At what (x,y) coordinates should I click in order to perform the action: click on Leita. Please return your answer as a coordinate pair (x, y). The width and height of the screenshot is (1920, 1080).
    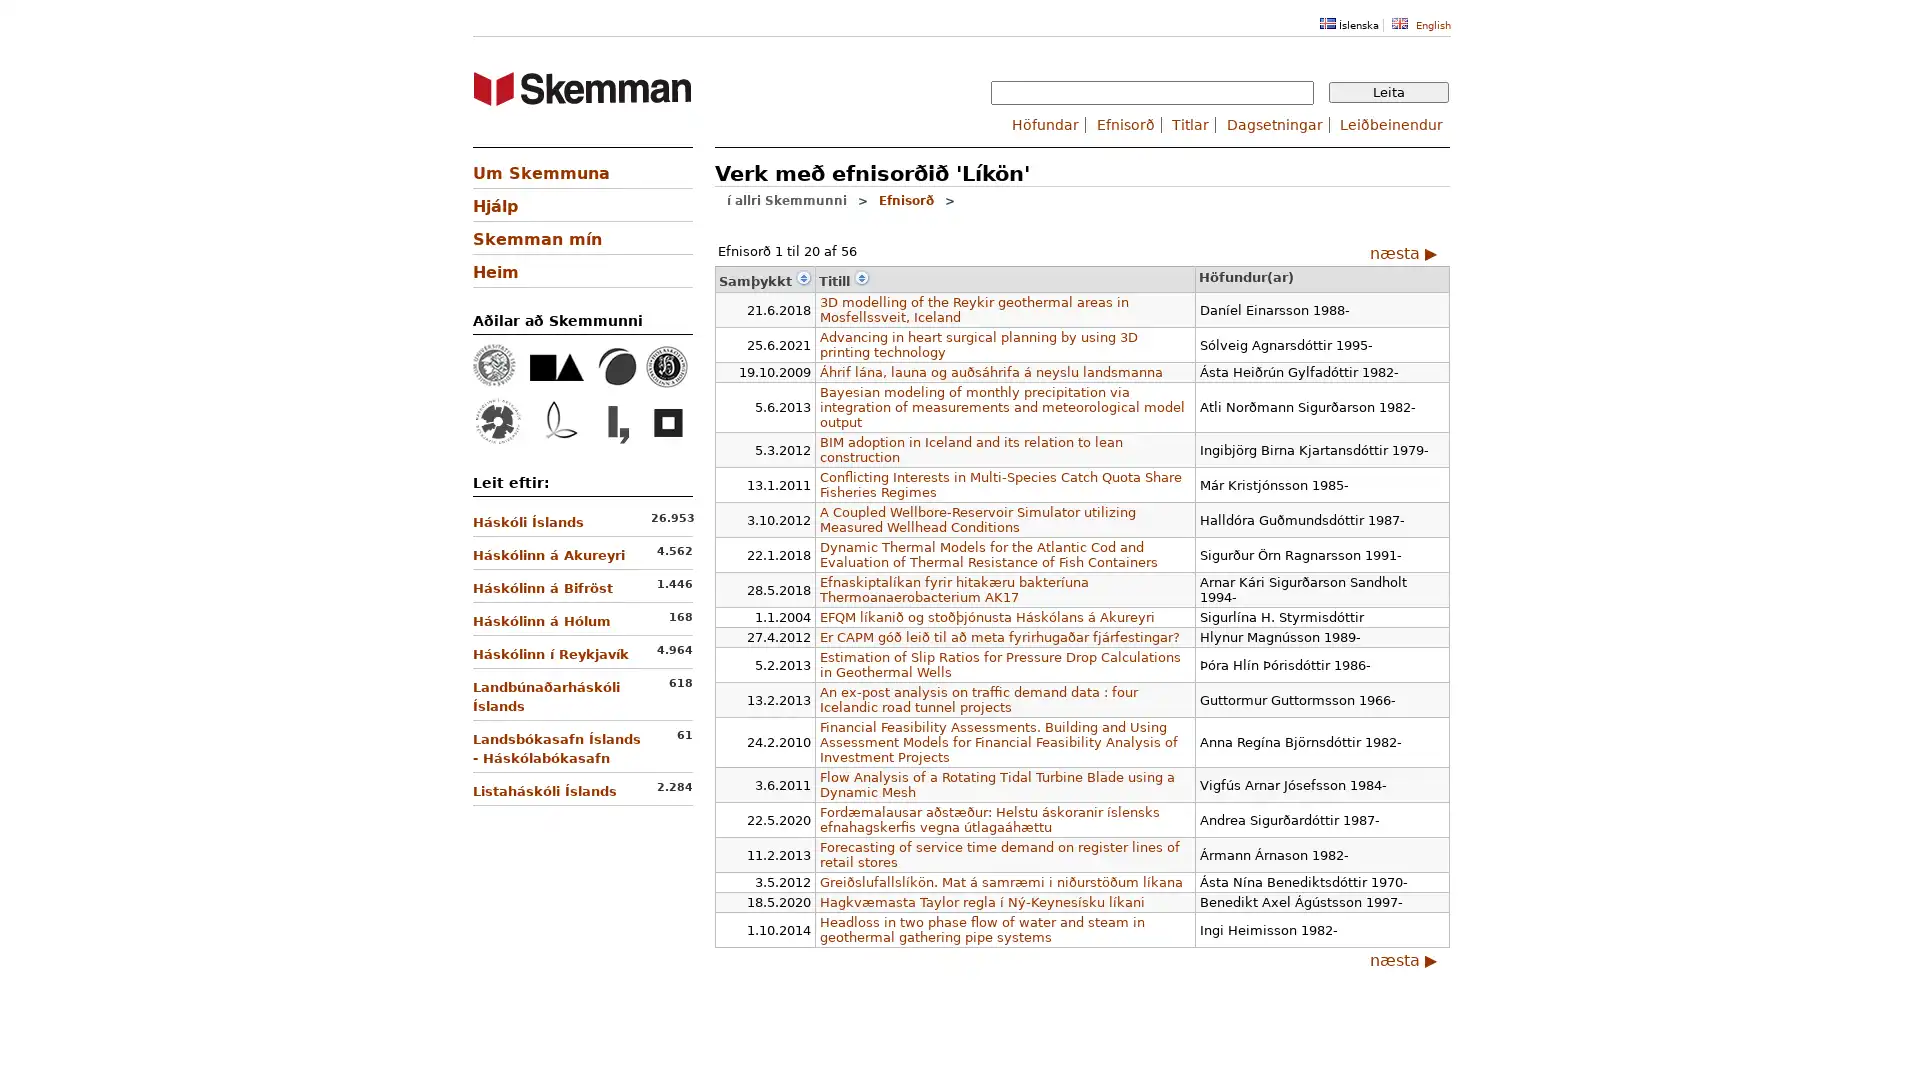
    Looking at the image, I should click on (1387, 92).